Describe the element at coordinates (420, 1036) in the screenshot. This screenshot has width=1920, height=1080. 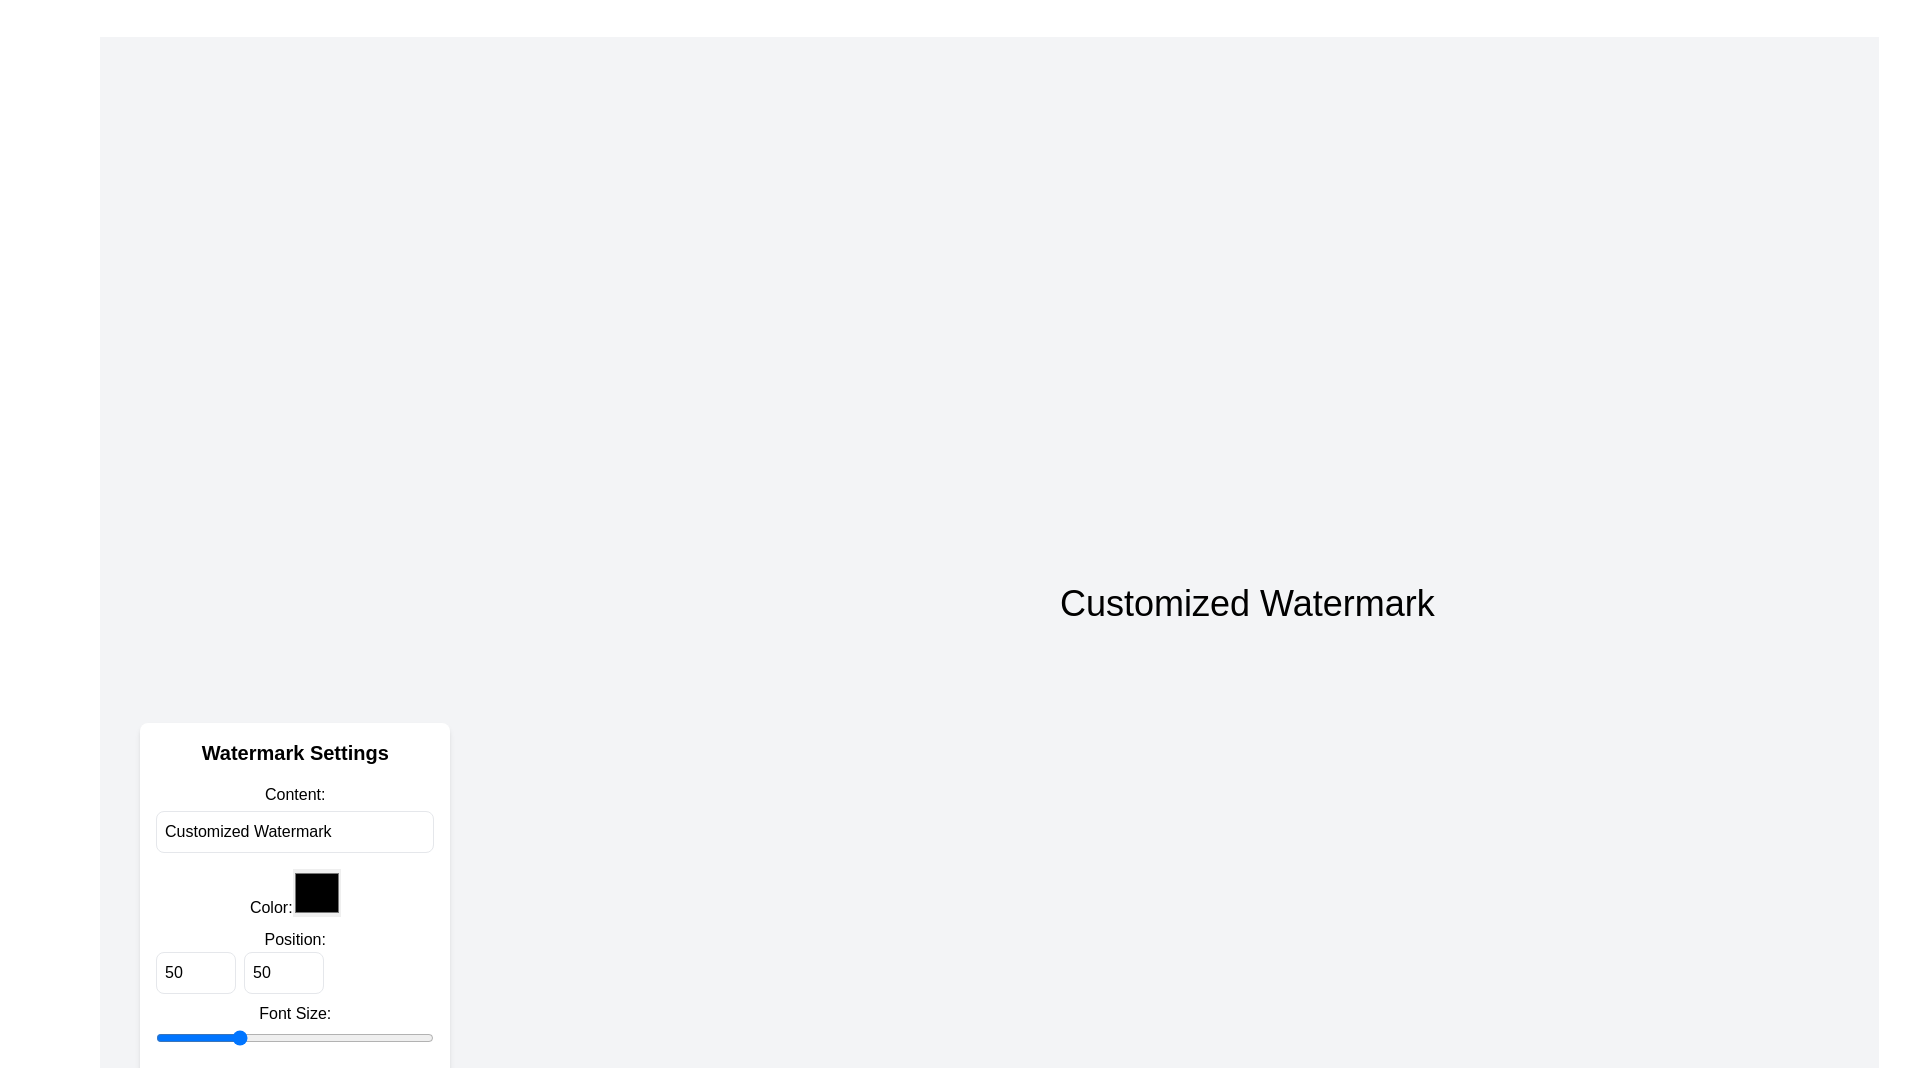
I see `the font size` at that location.